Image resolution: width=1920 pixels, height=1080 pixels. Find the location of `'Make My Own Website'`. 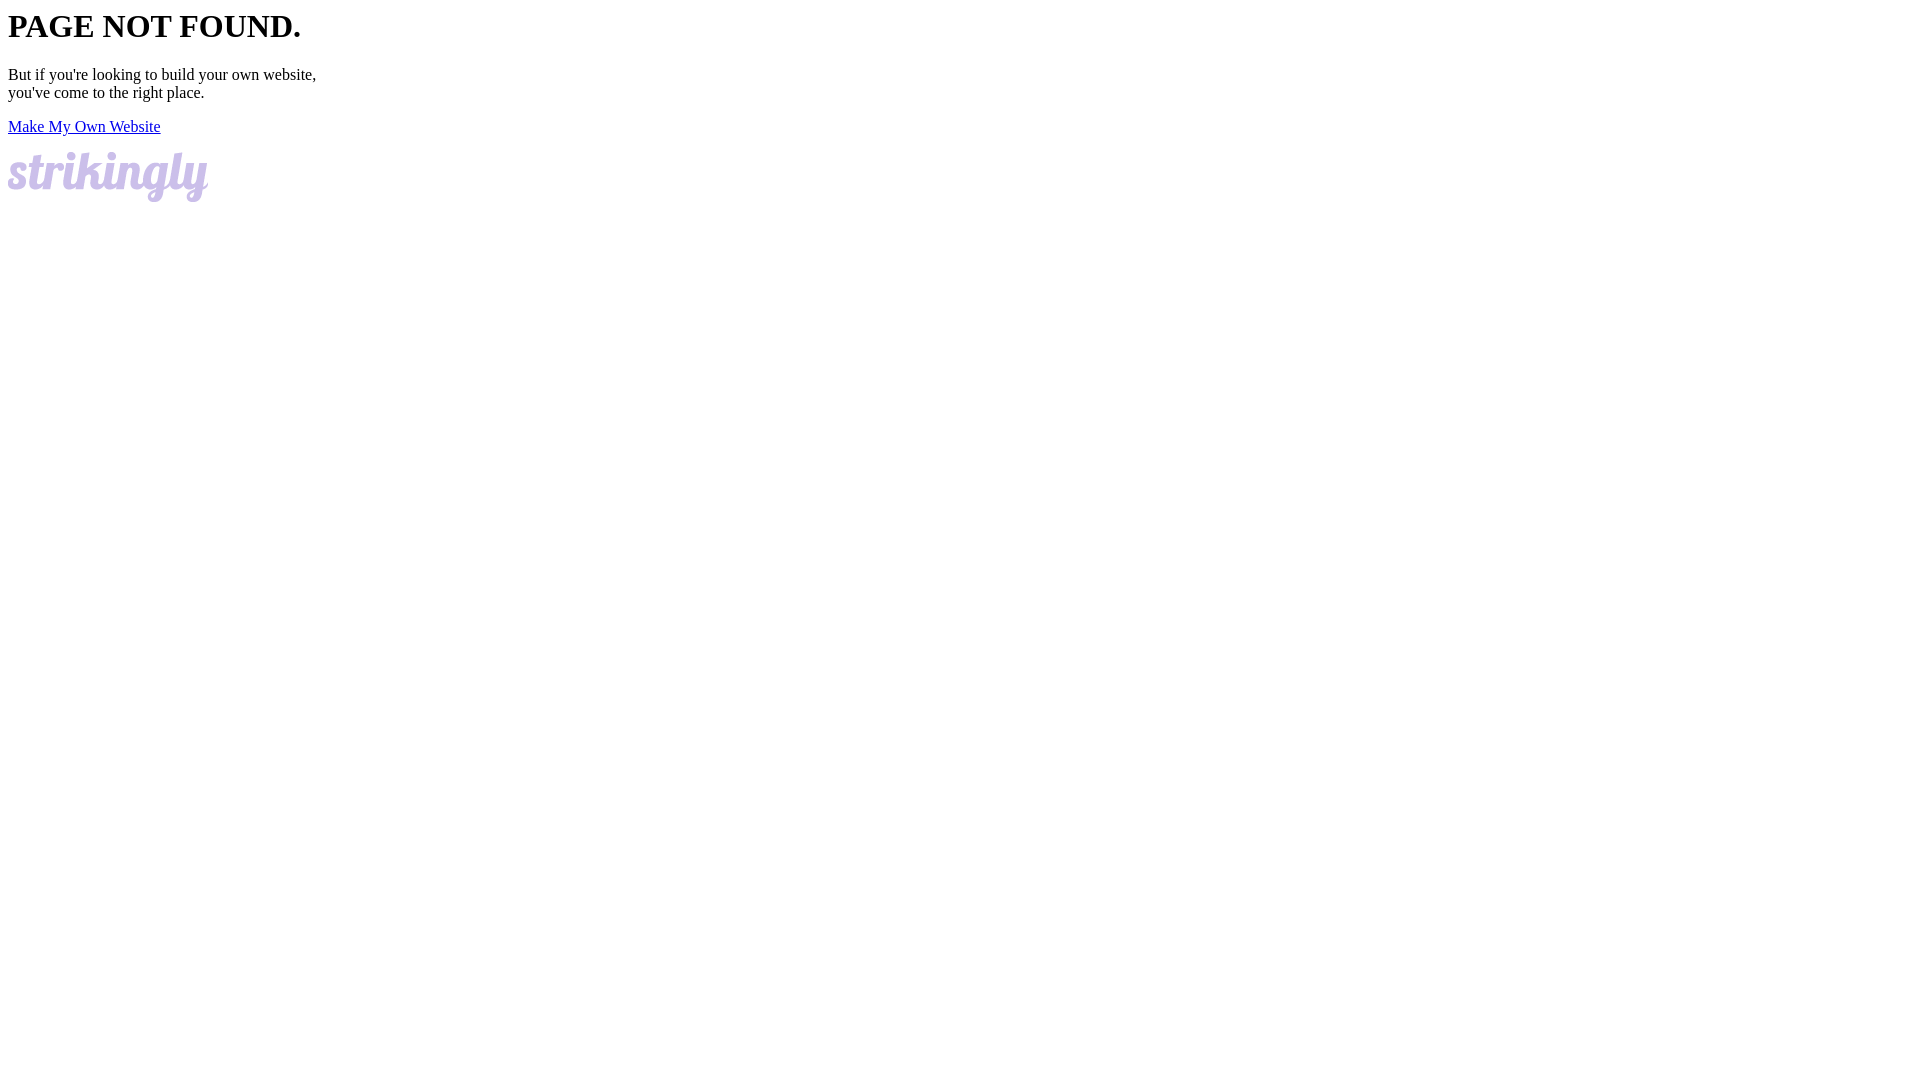

'Make My Own Website' is located at coordinates (83, 126).